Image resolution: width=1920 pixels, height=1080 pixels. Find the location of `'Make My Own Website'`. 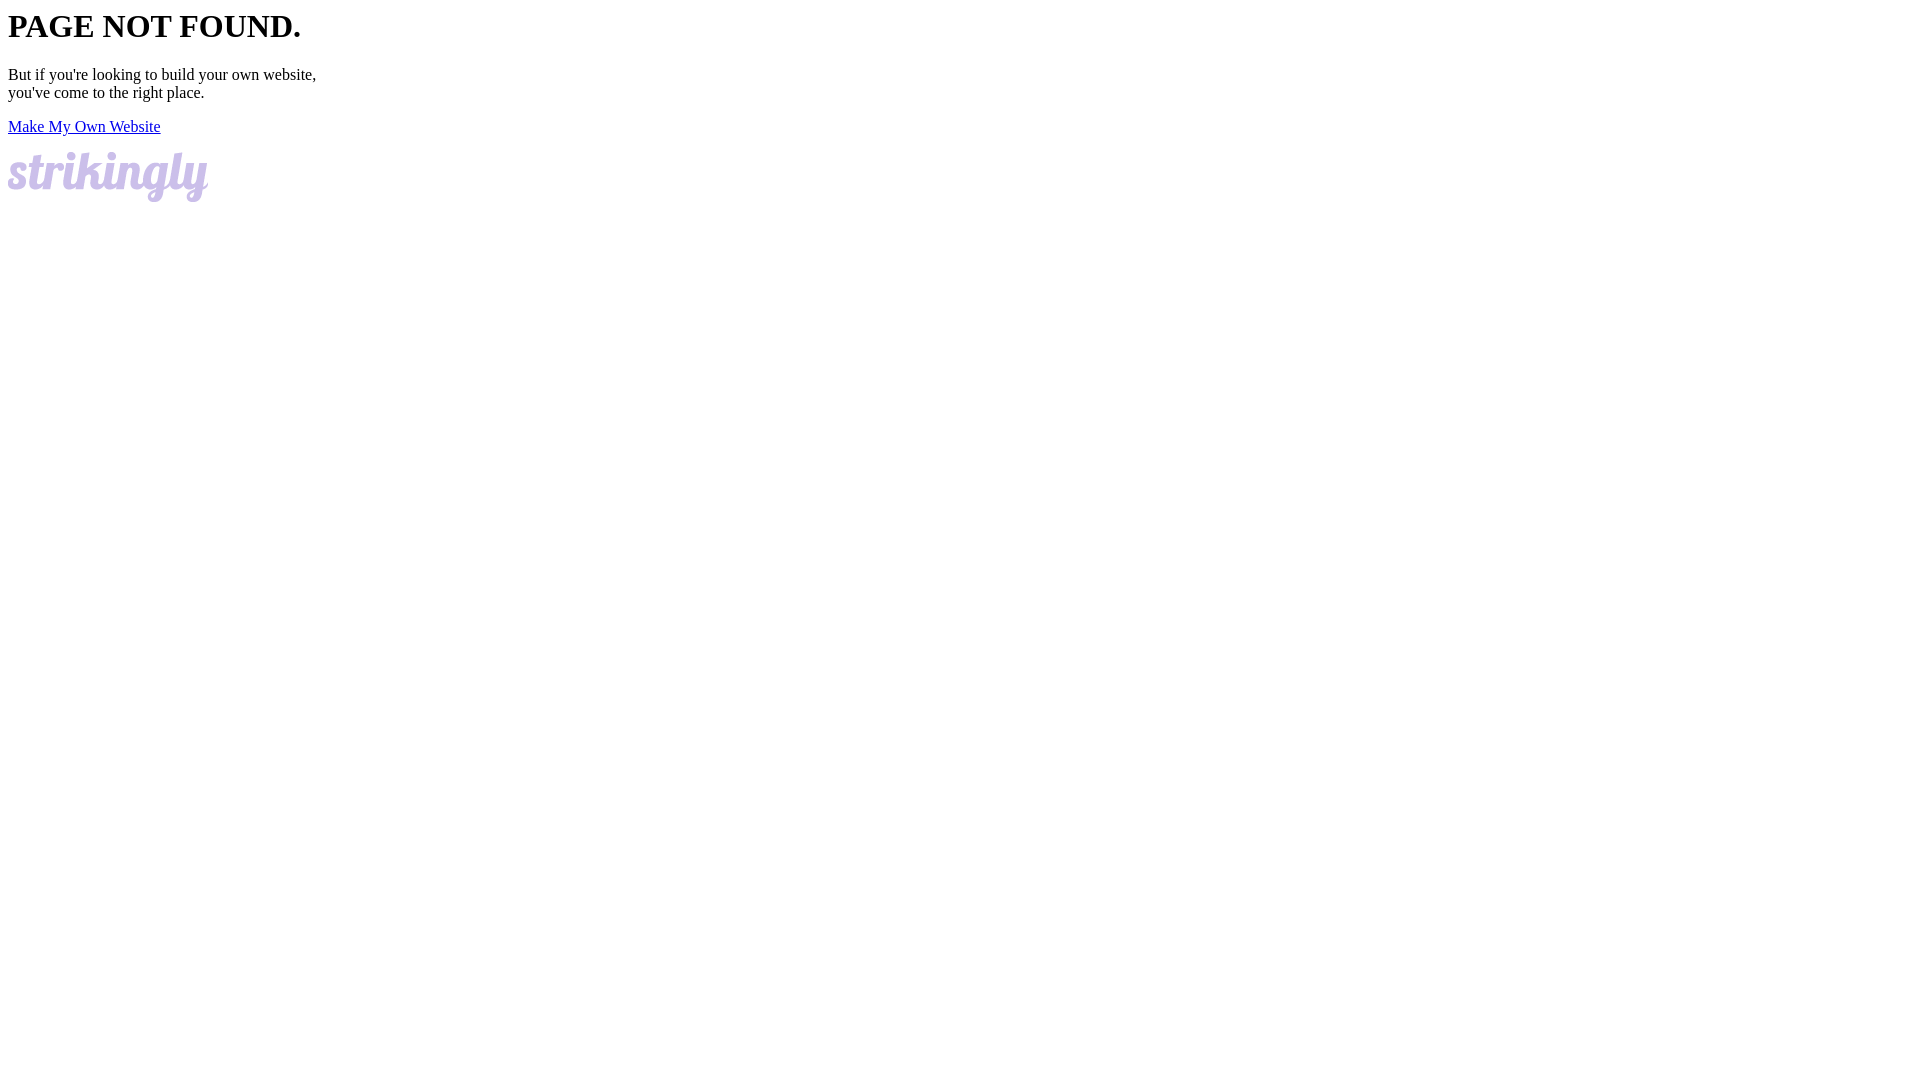

'Make My Own Website' is located at coordinates (83, 126).